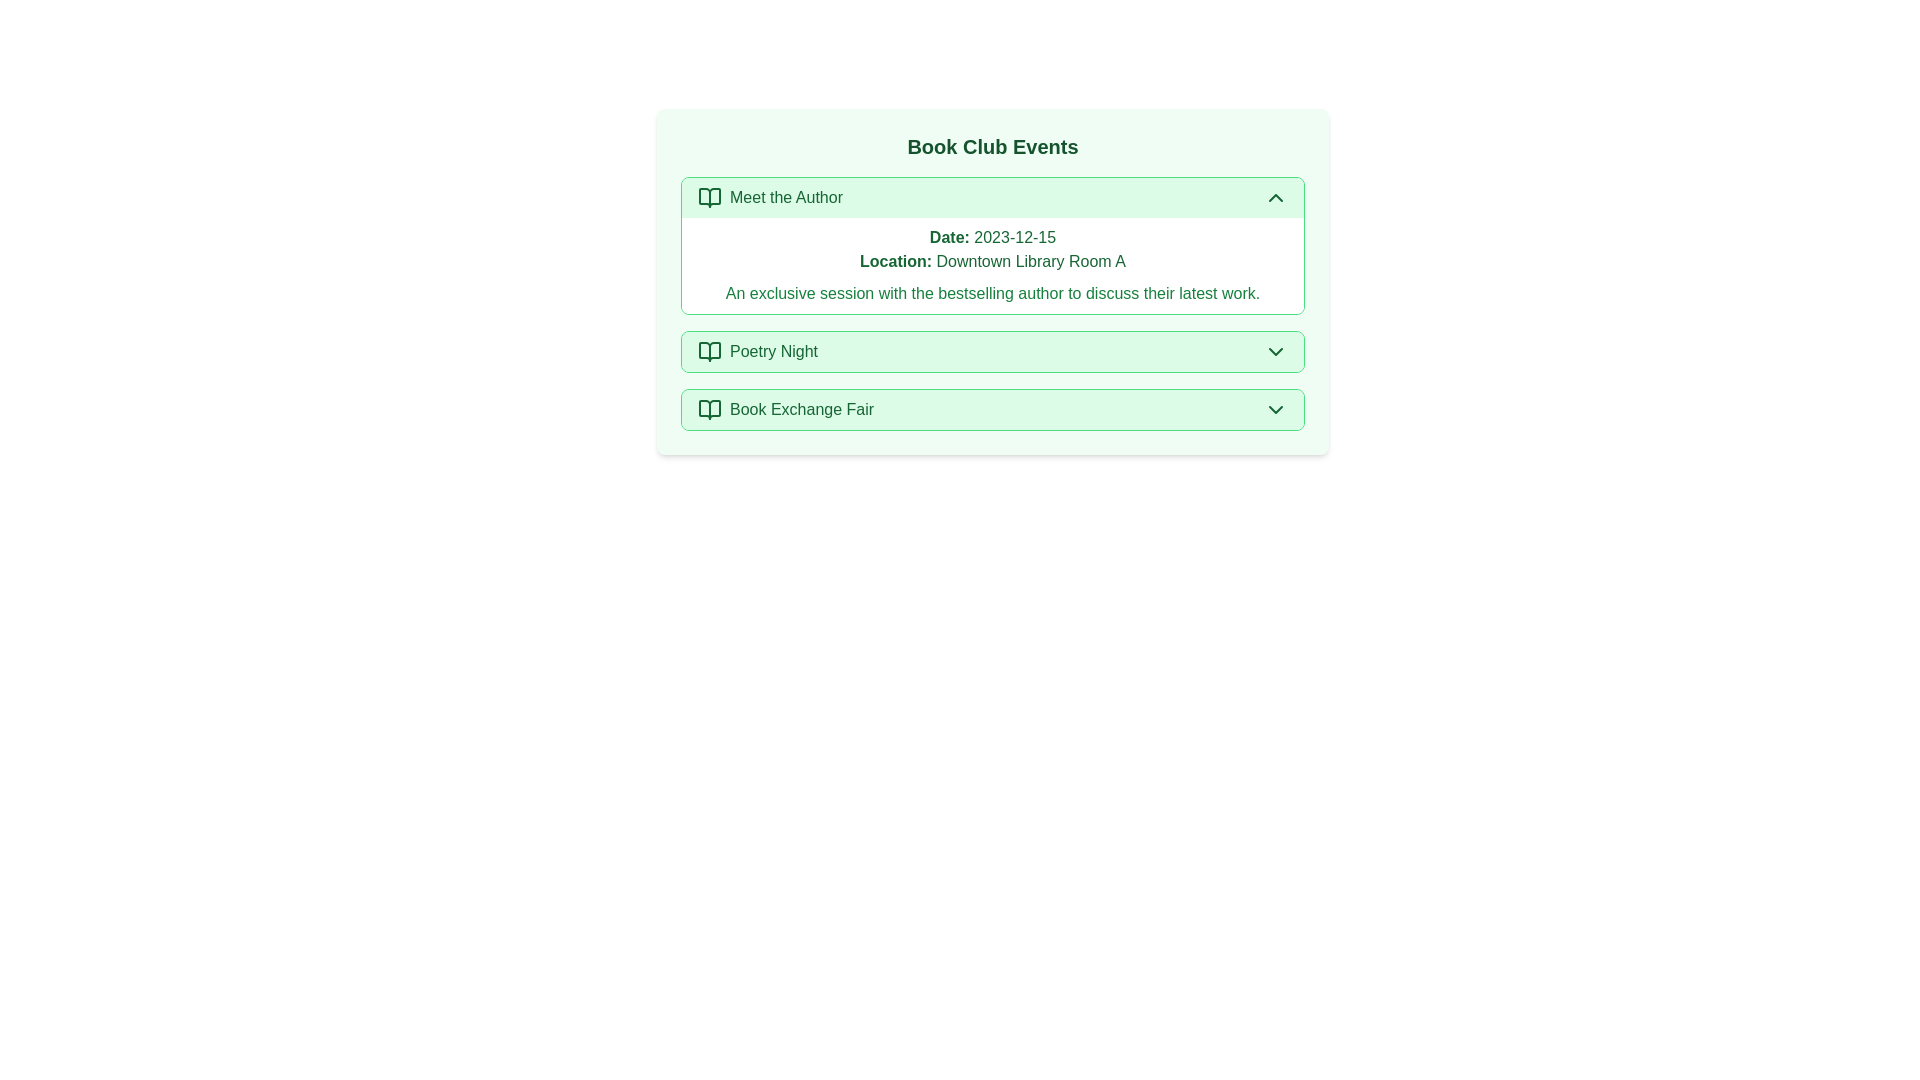 This screenshot has height=1080, width=1920. What do you see at coordinates (1275, 350) in the screenshot?
I see `the downward-facing chevron icon at the right end of the 'Poetry Night' entry` at bounding box center [1275, 350].